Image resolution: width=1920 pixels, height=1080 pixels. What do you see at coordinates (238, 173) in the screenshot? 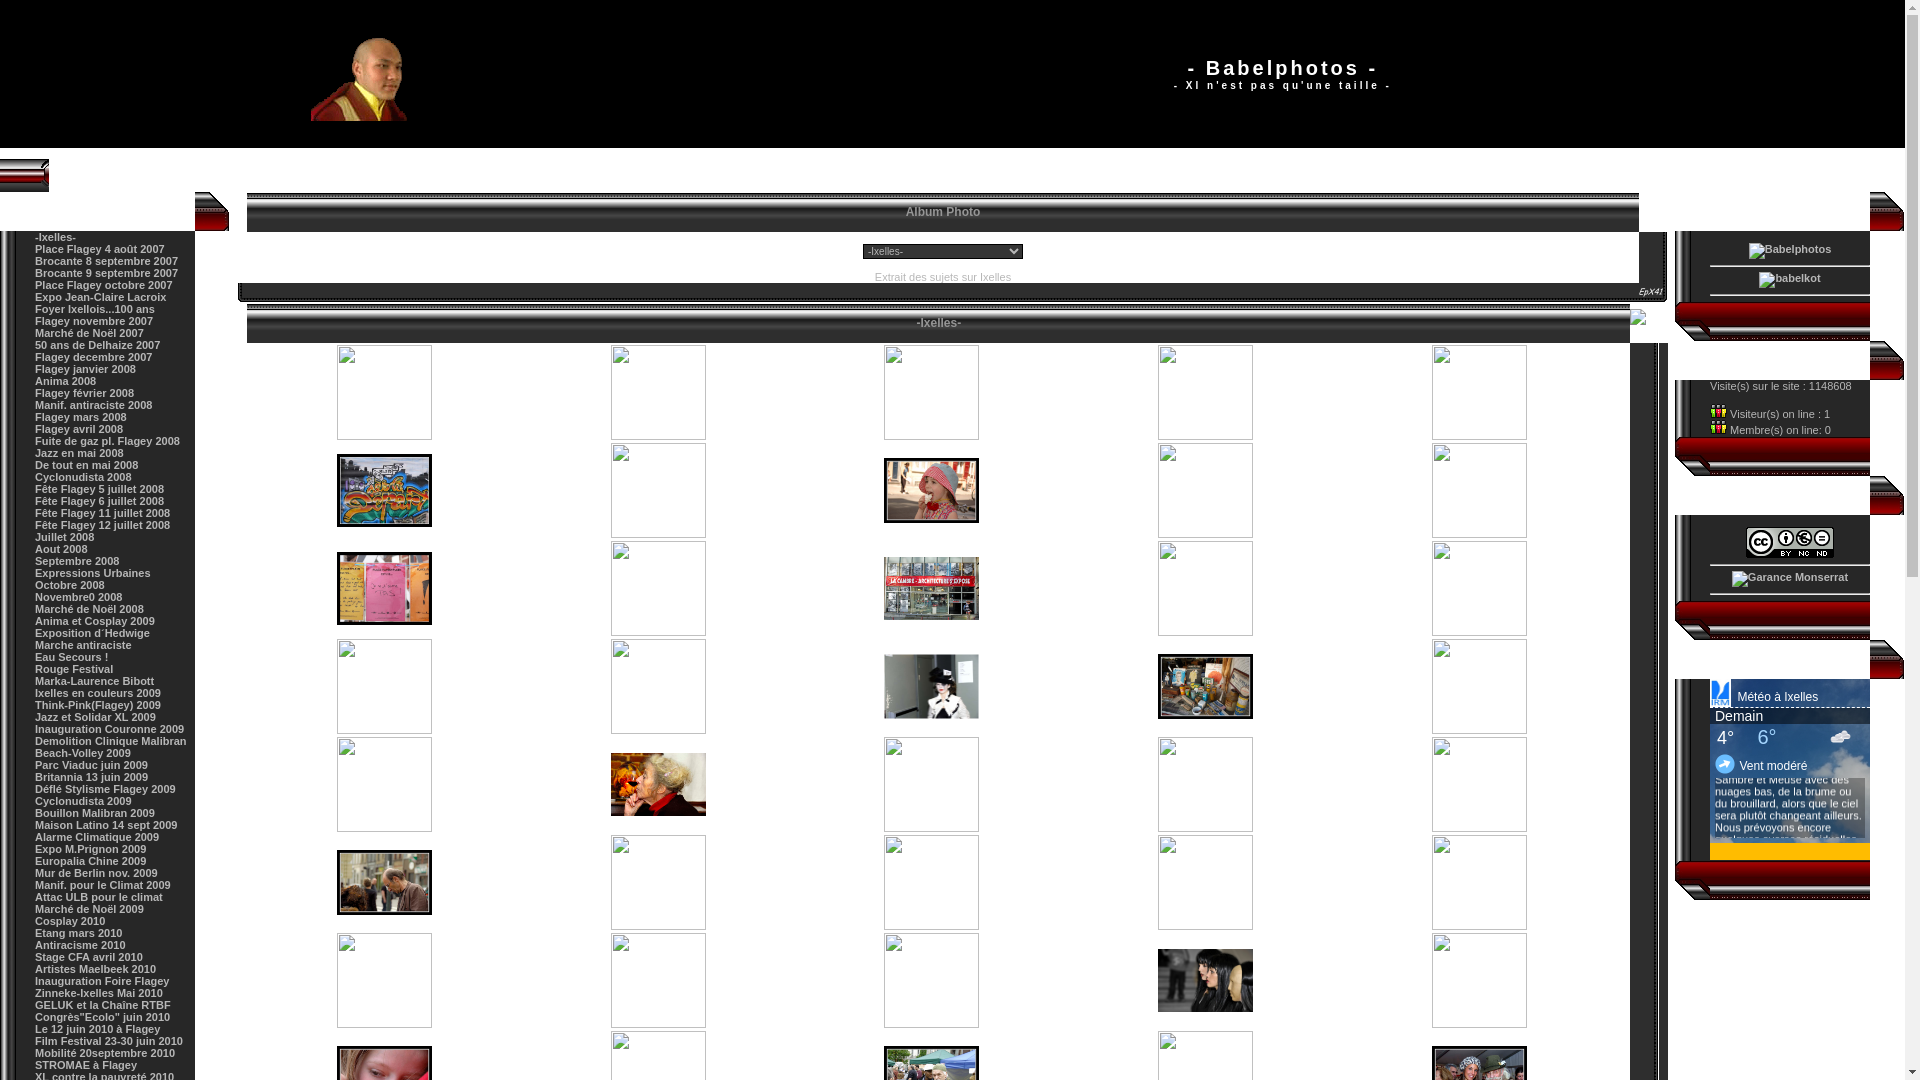
I see `'Accueil'` at bounding box center [238, 173].